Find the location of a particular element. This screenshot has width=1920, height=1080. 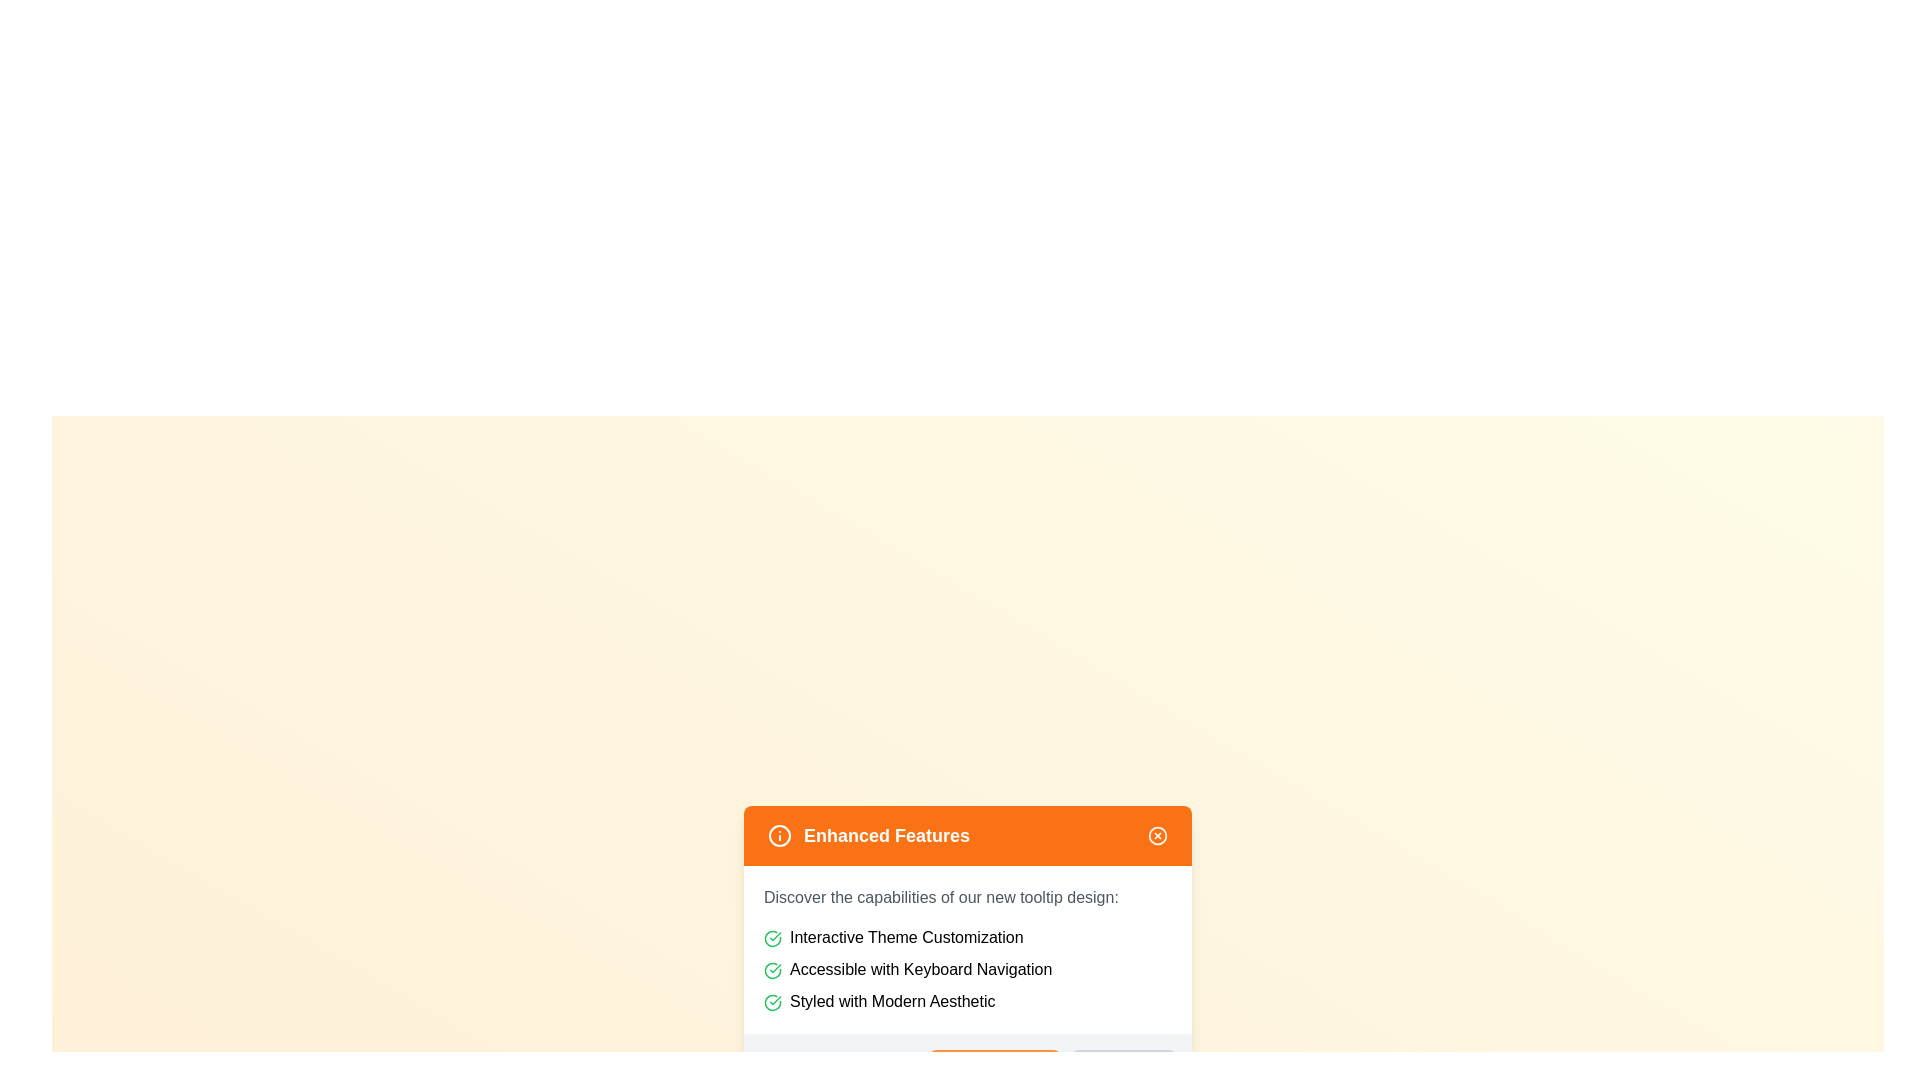

the decorative SVG circle located at the top right corner of the 'Enhanced Features' orange header bar, which signifies closure or cancellation is located at coordinates (1157, 836).